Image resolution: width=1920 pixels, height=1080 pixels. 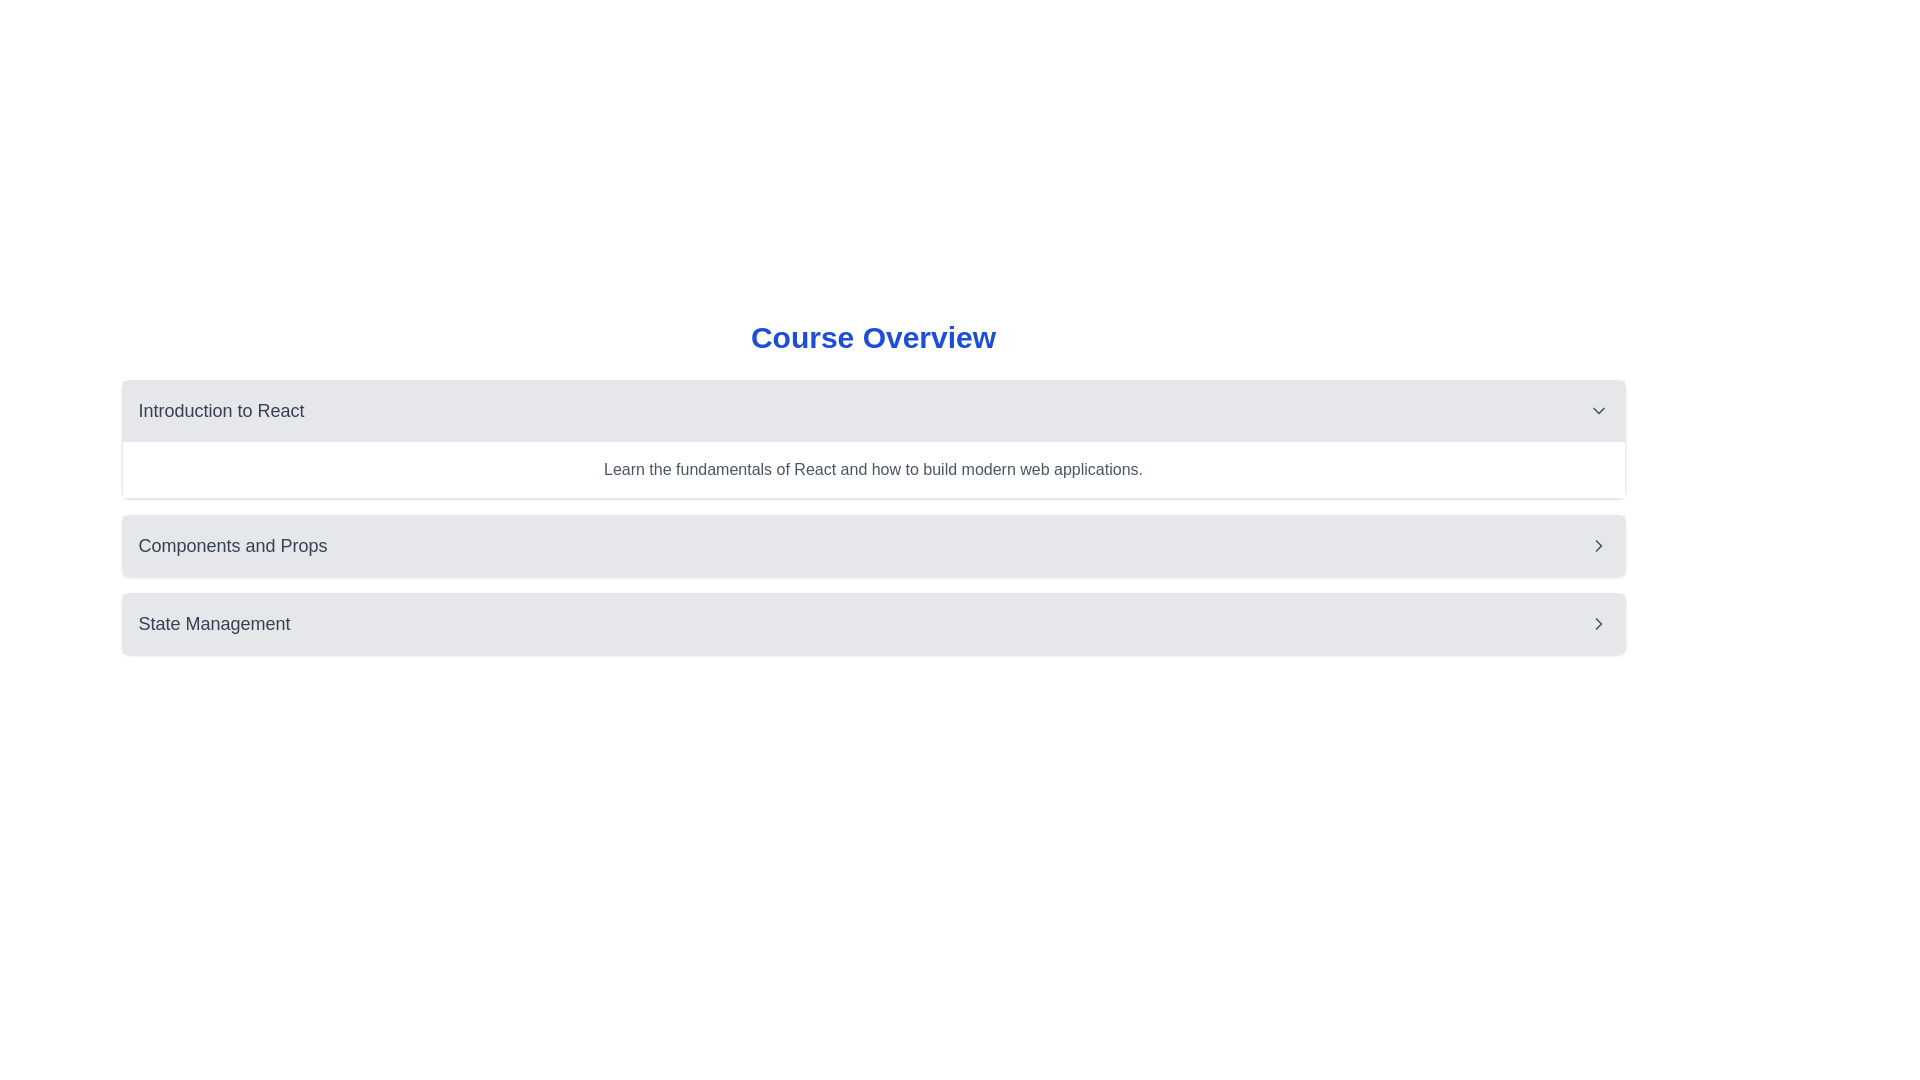 What do you see at coordinates (873, 546) in the screenshot?
I see `the navigational button for 'Components and Props' located below 'Introduction` at bounding box center [873, 546].